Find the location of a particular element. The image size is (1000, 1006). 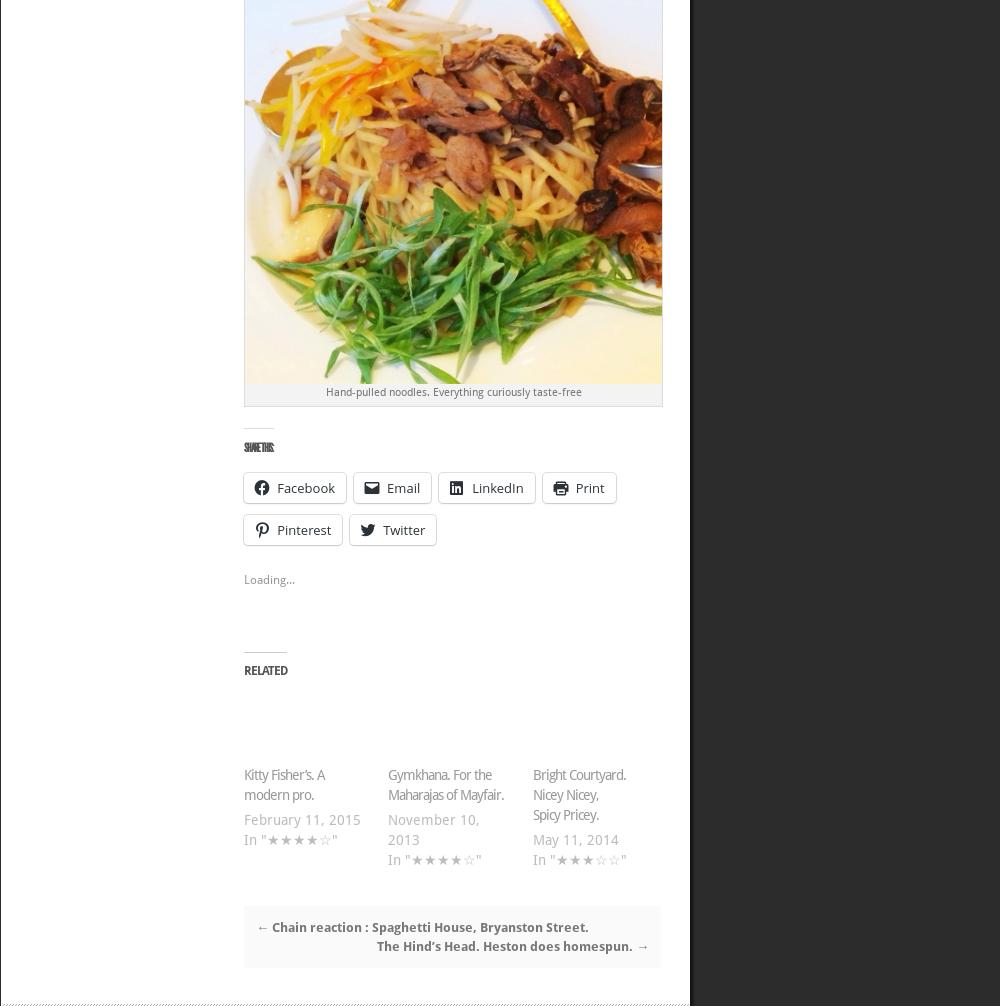

'Facebook' is located at coordinates (306, 486).